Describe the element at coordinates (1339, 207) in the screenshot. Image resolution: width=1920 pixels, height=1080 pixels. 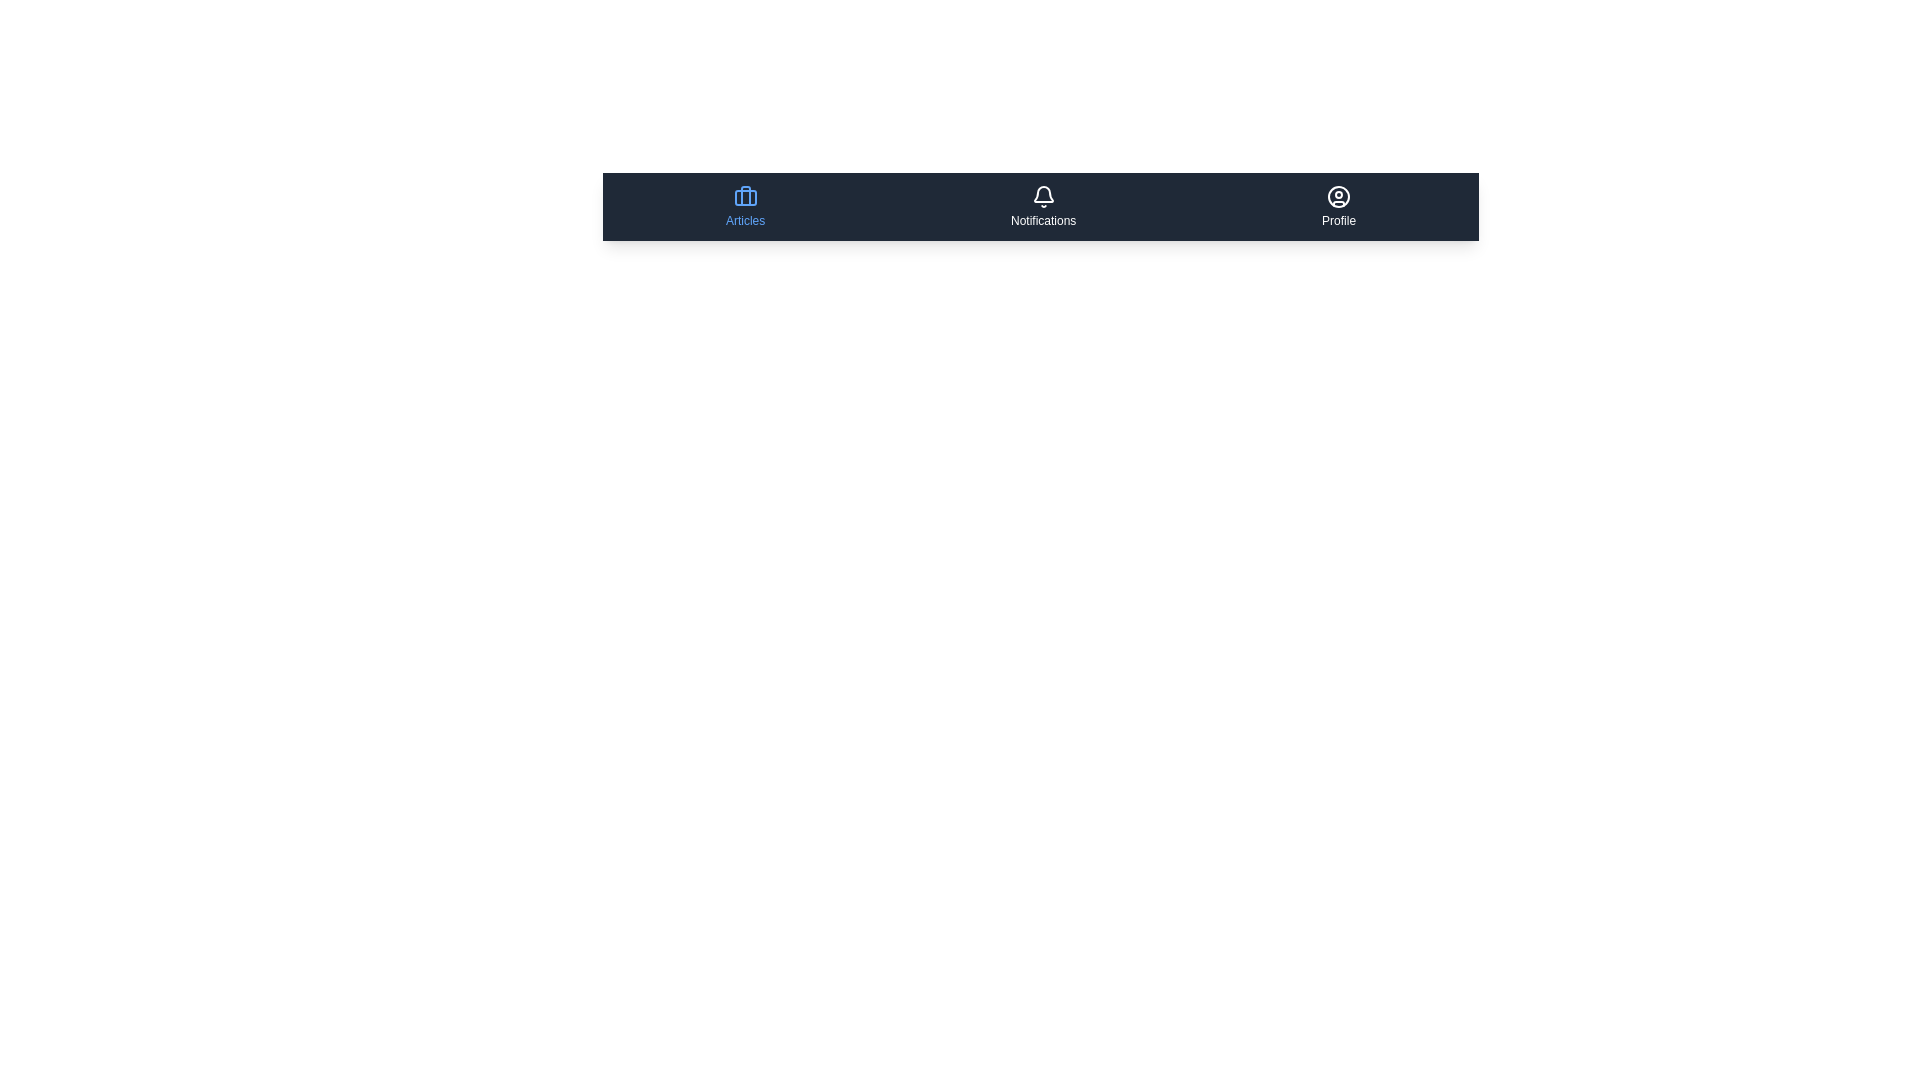
I see `the menu item labeled Profile` at that location.